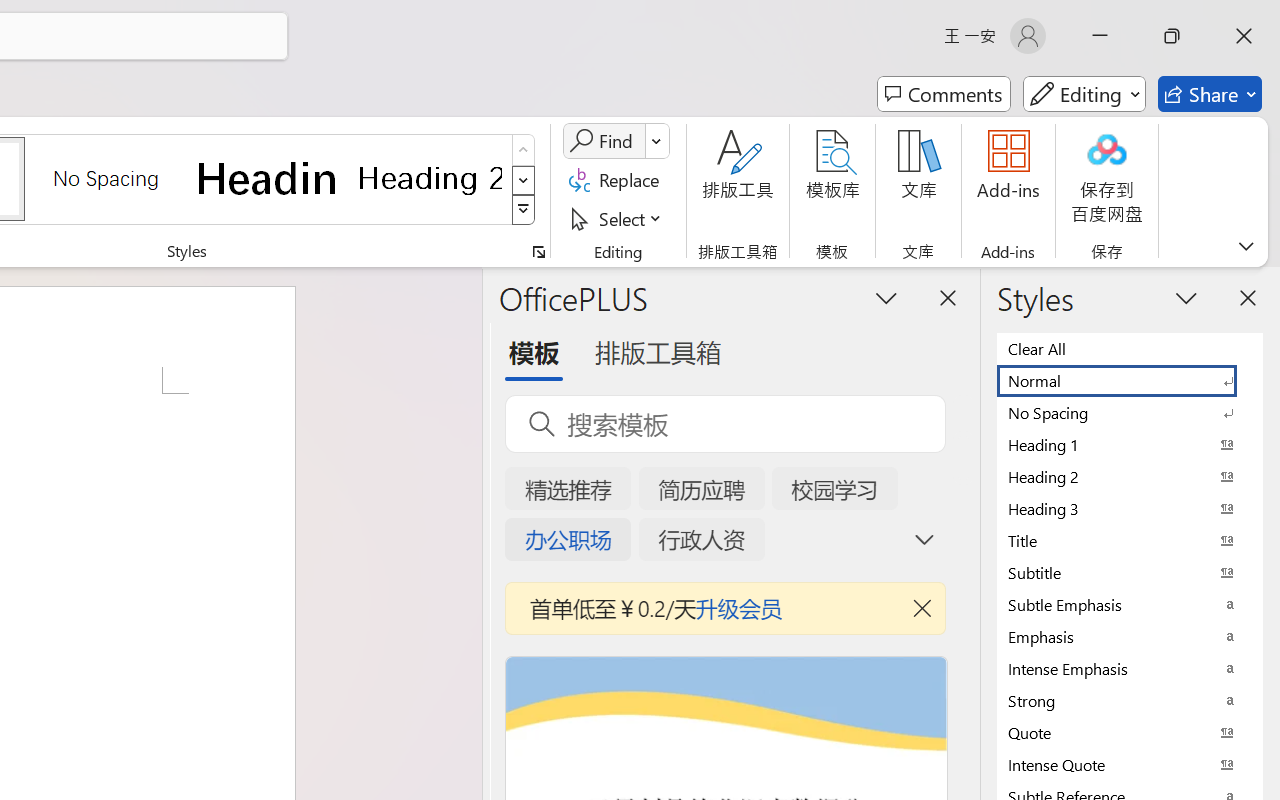  What do you see at coordinates (1130, 764) in the screenshot?
I see `'Intense Quote'` at bounding box center [1130, 764].